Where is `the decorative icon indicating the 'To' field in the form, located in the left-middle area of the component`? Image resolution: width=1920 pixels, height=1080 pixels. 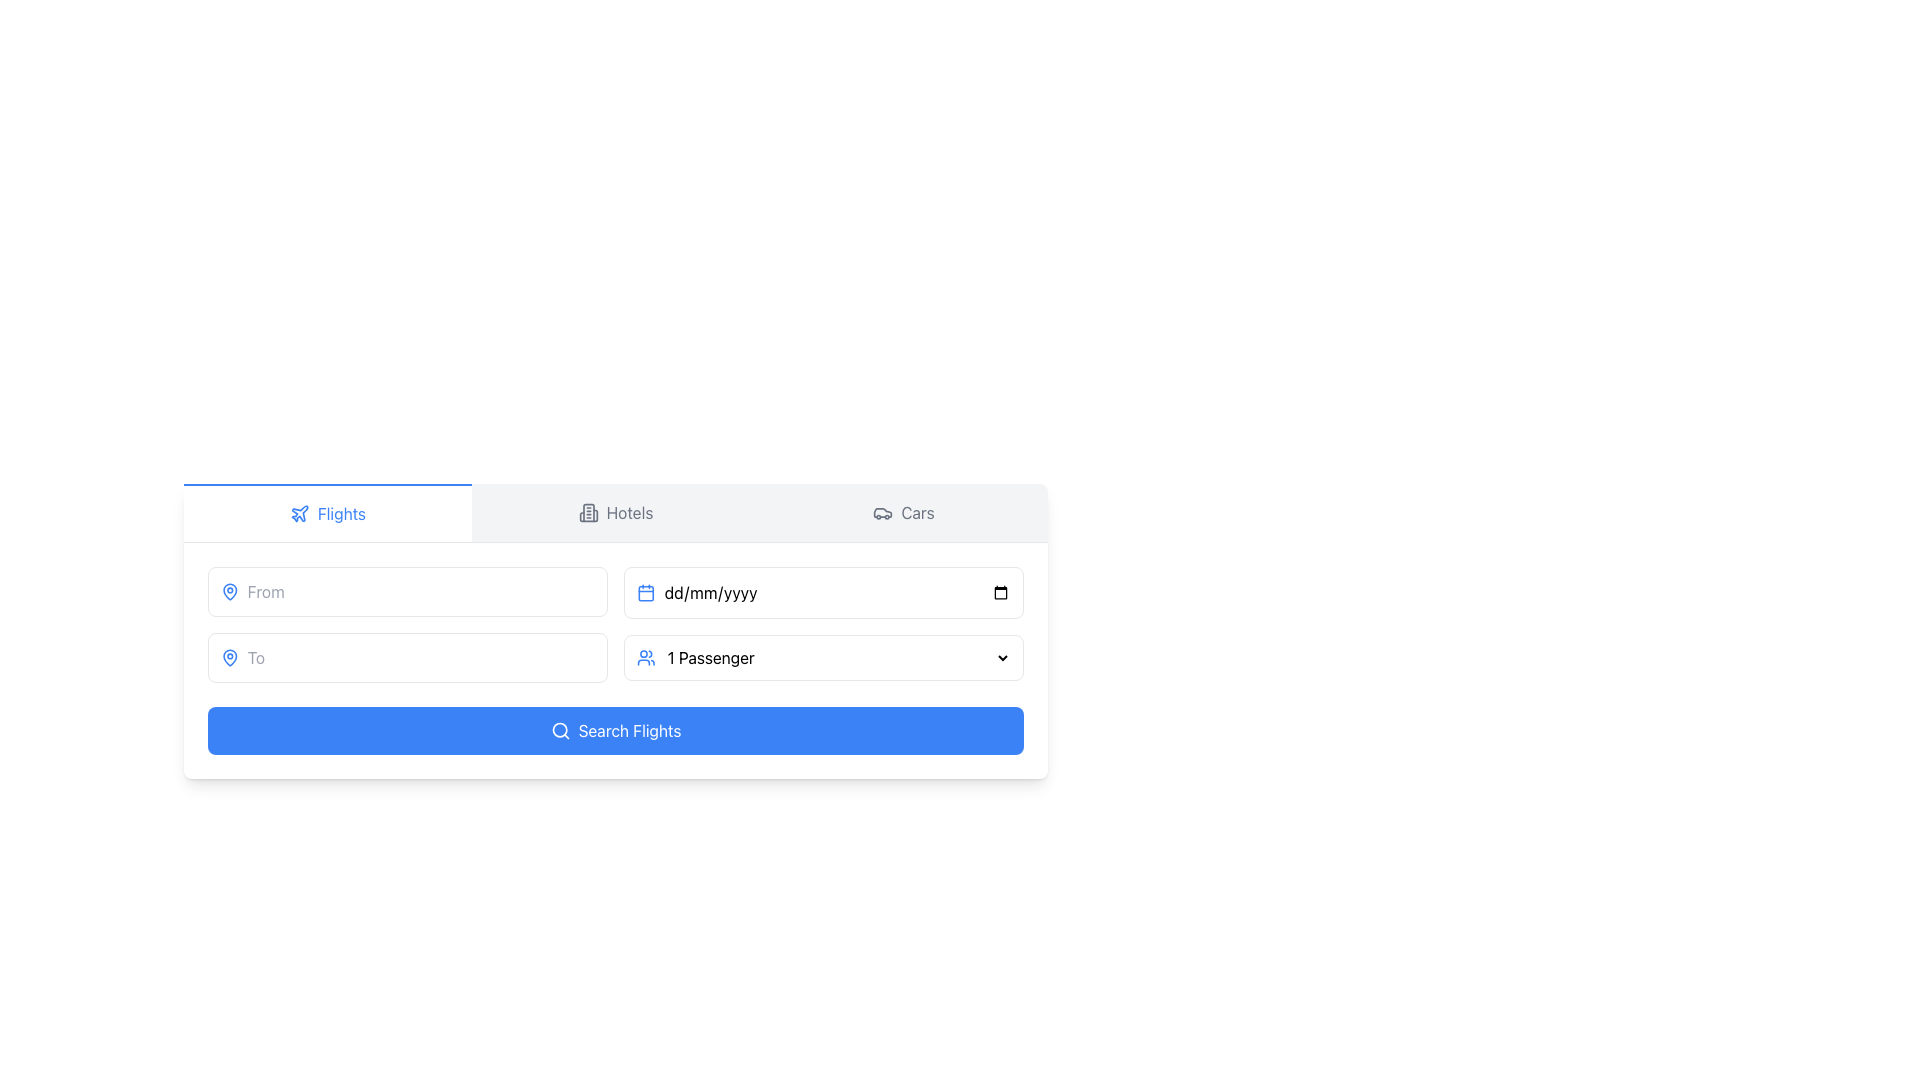
the decorative icon indicating the 'To' field in the form, located in the left-middle area of the component is located at coordinates (230, 658).